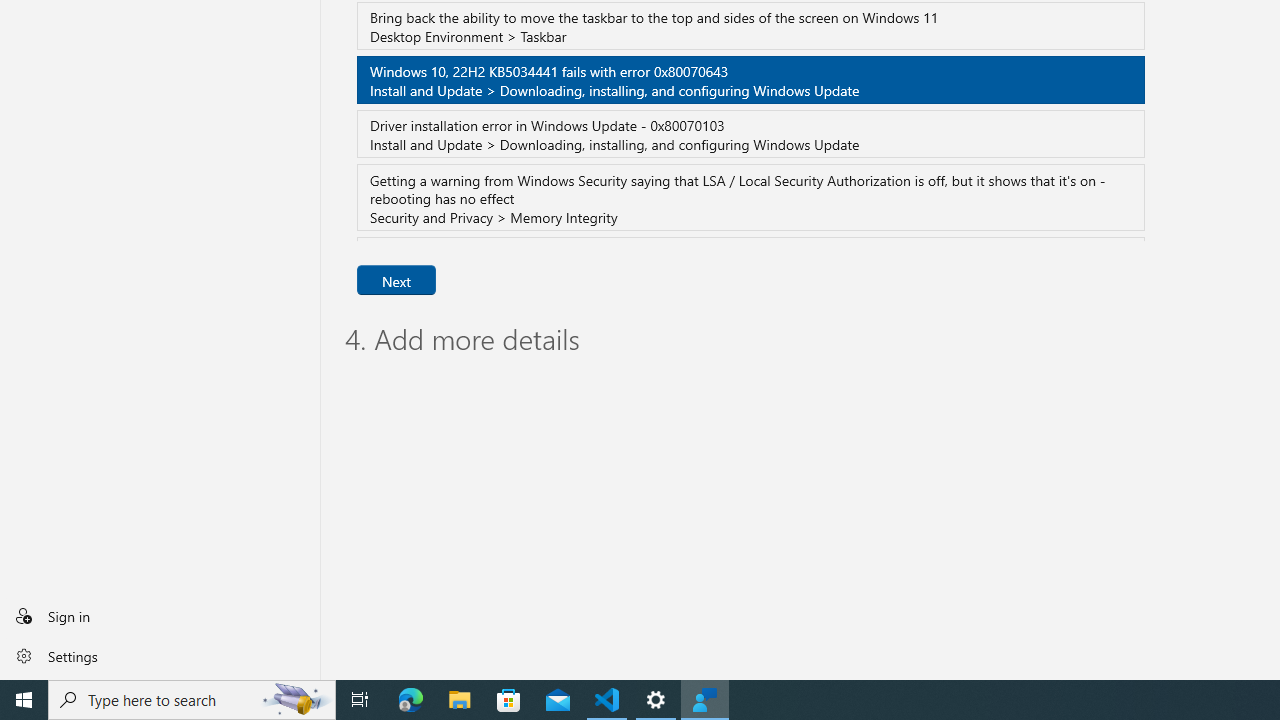 Image resolution: width=1280 pixels, height=720 pixels. Describe the element at coordinates (705, 698) in the screenshot. I see `'Feedback Hub - 1 running window'` at that location.